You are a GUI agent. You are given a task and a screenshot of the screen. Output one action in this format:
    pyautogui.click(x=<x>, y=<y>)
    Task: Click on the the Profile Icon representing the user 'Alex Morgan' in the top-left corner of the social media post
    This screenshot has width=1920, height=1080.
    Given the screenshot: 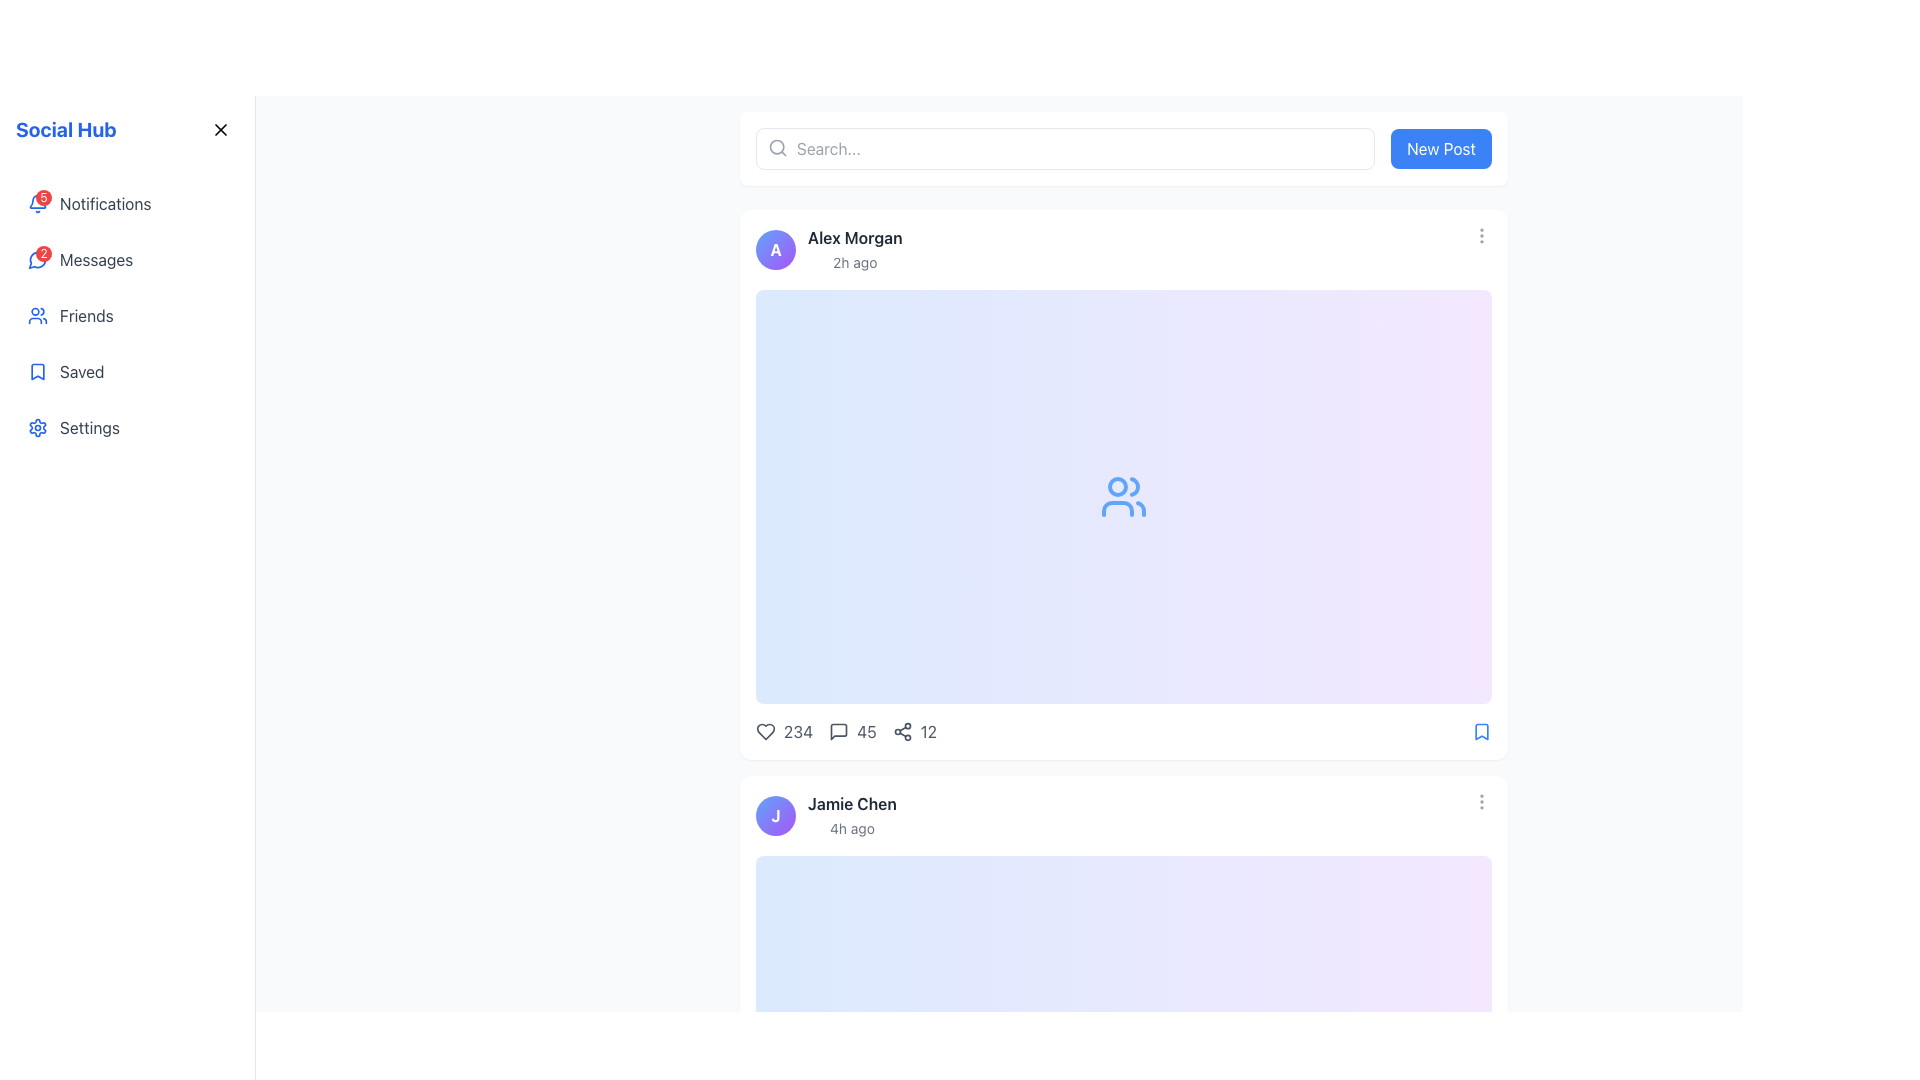 What is the action you would take?
    pyautogui.click(x=775, y=249)
    